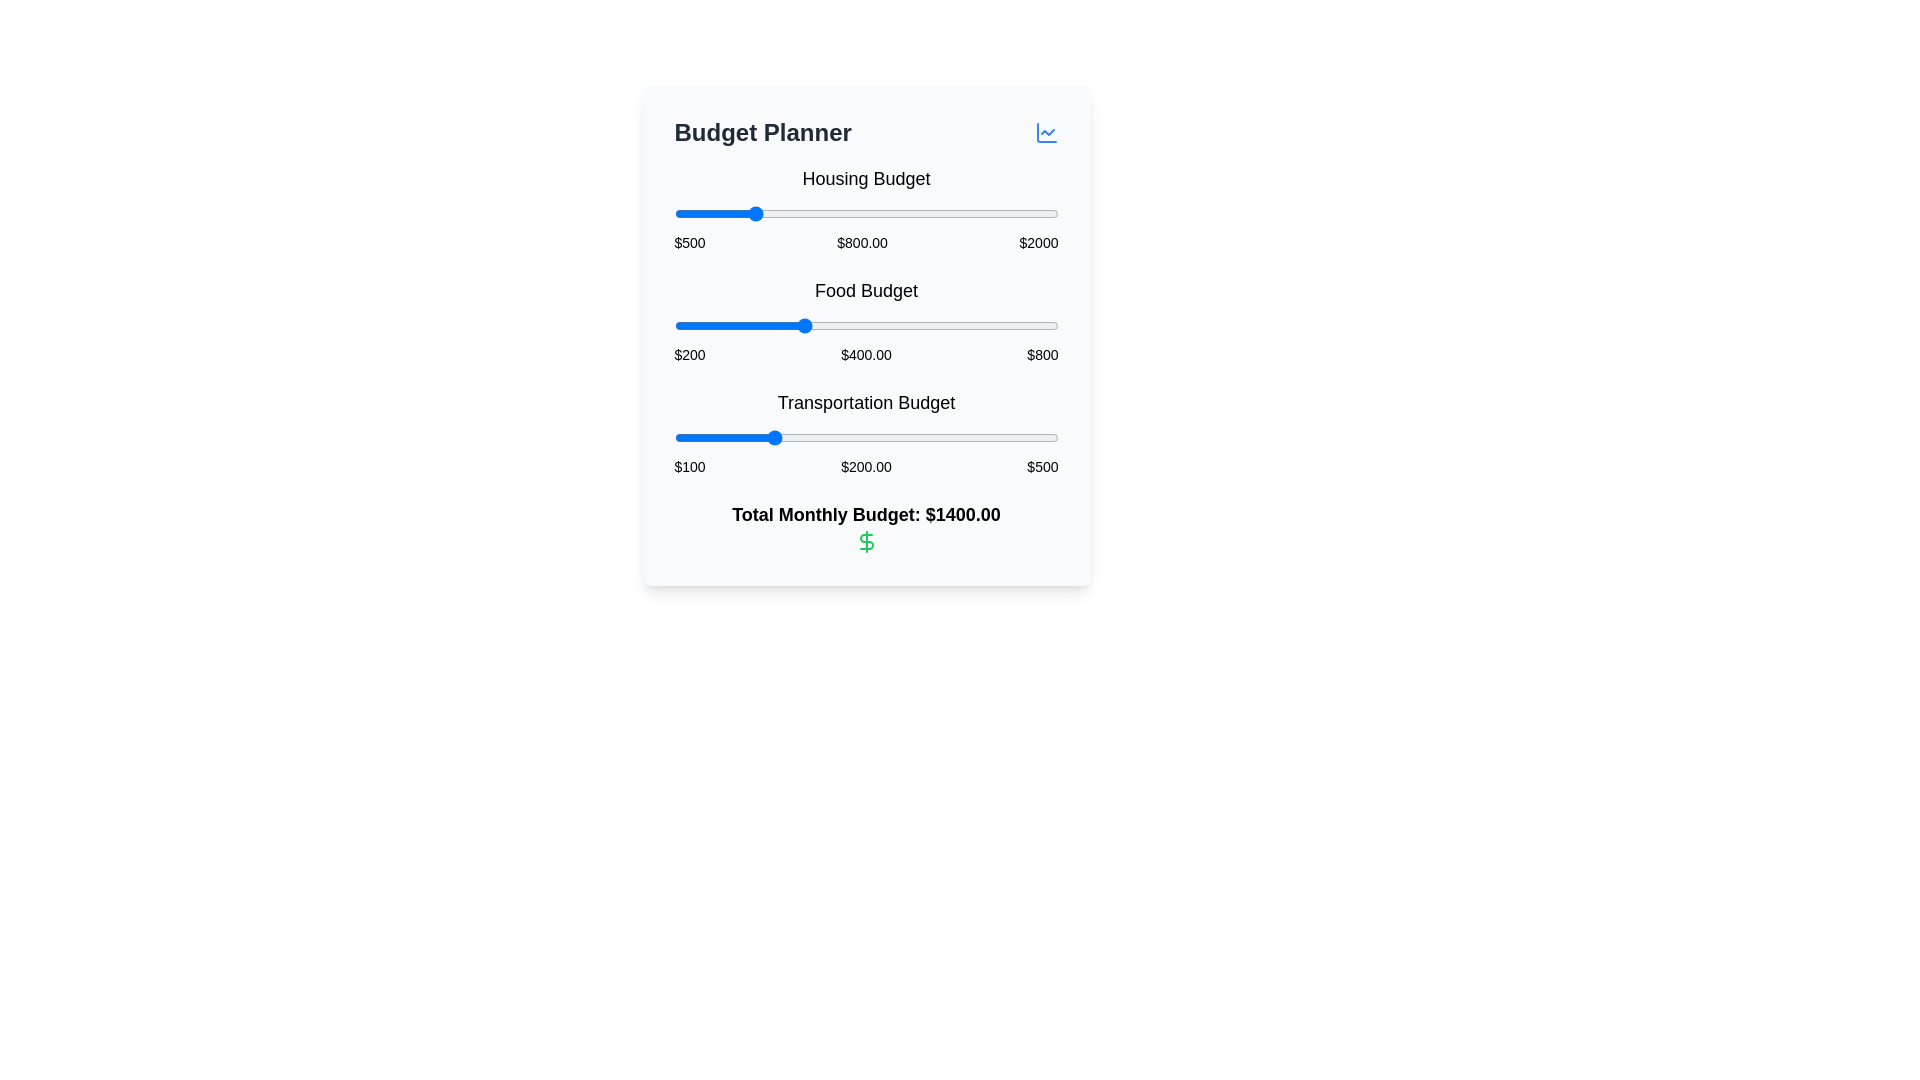  Describe the element at coordinates (766, 325) in the screenshot. I see `the Food Budget slider value` at that location.